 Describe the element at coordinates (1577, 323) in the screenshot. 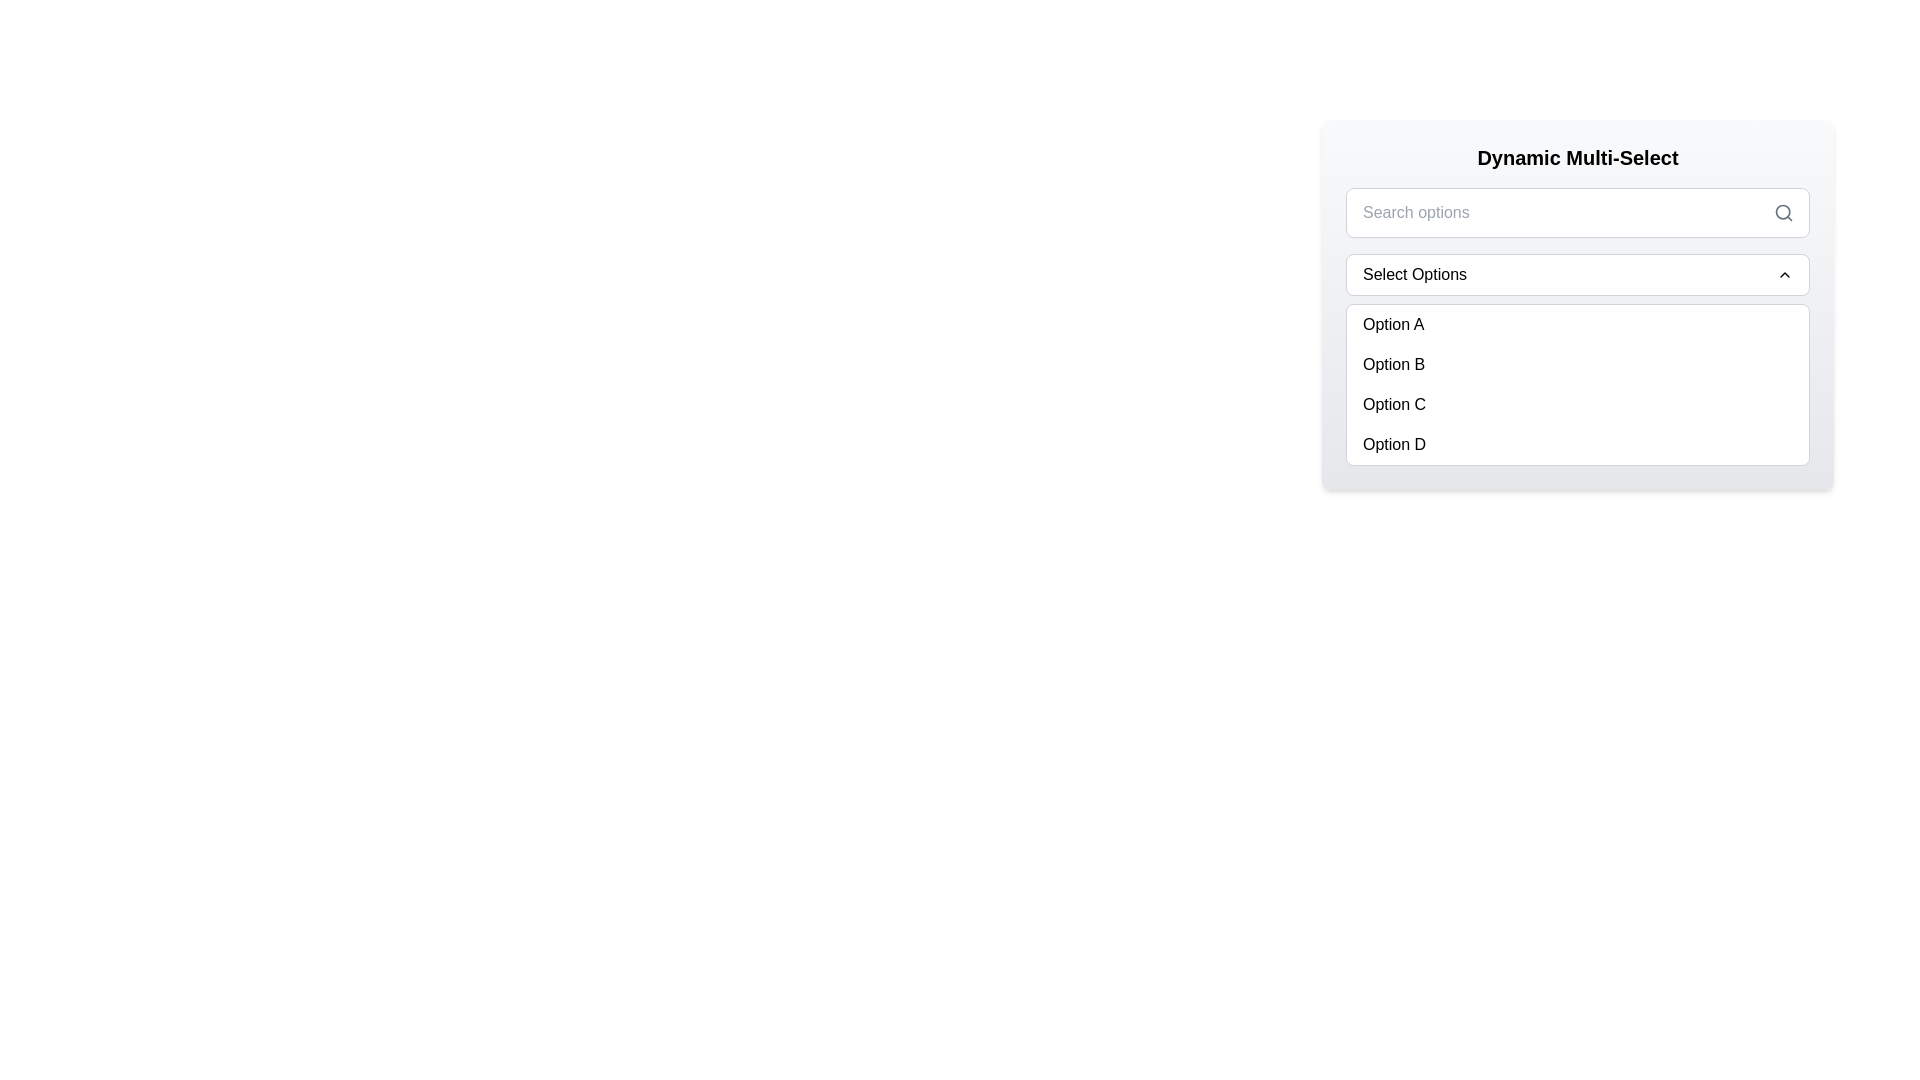

I see `the first selectable option 'Option A' in the dropdown list under the section titled 'Dynamic Multi-Select'` at that location.